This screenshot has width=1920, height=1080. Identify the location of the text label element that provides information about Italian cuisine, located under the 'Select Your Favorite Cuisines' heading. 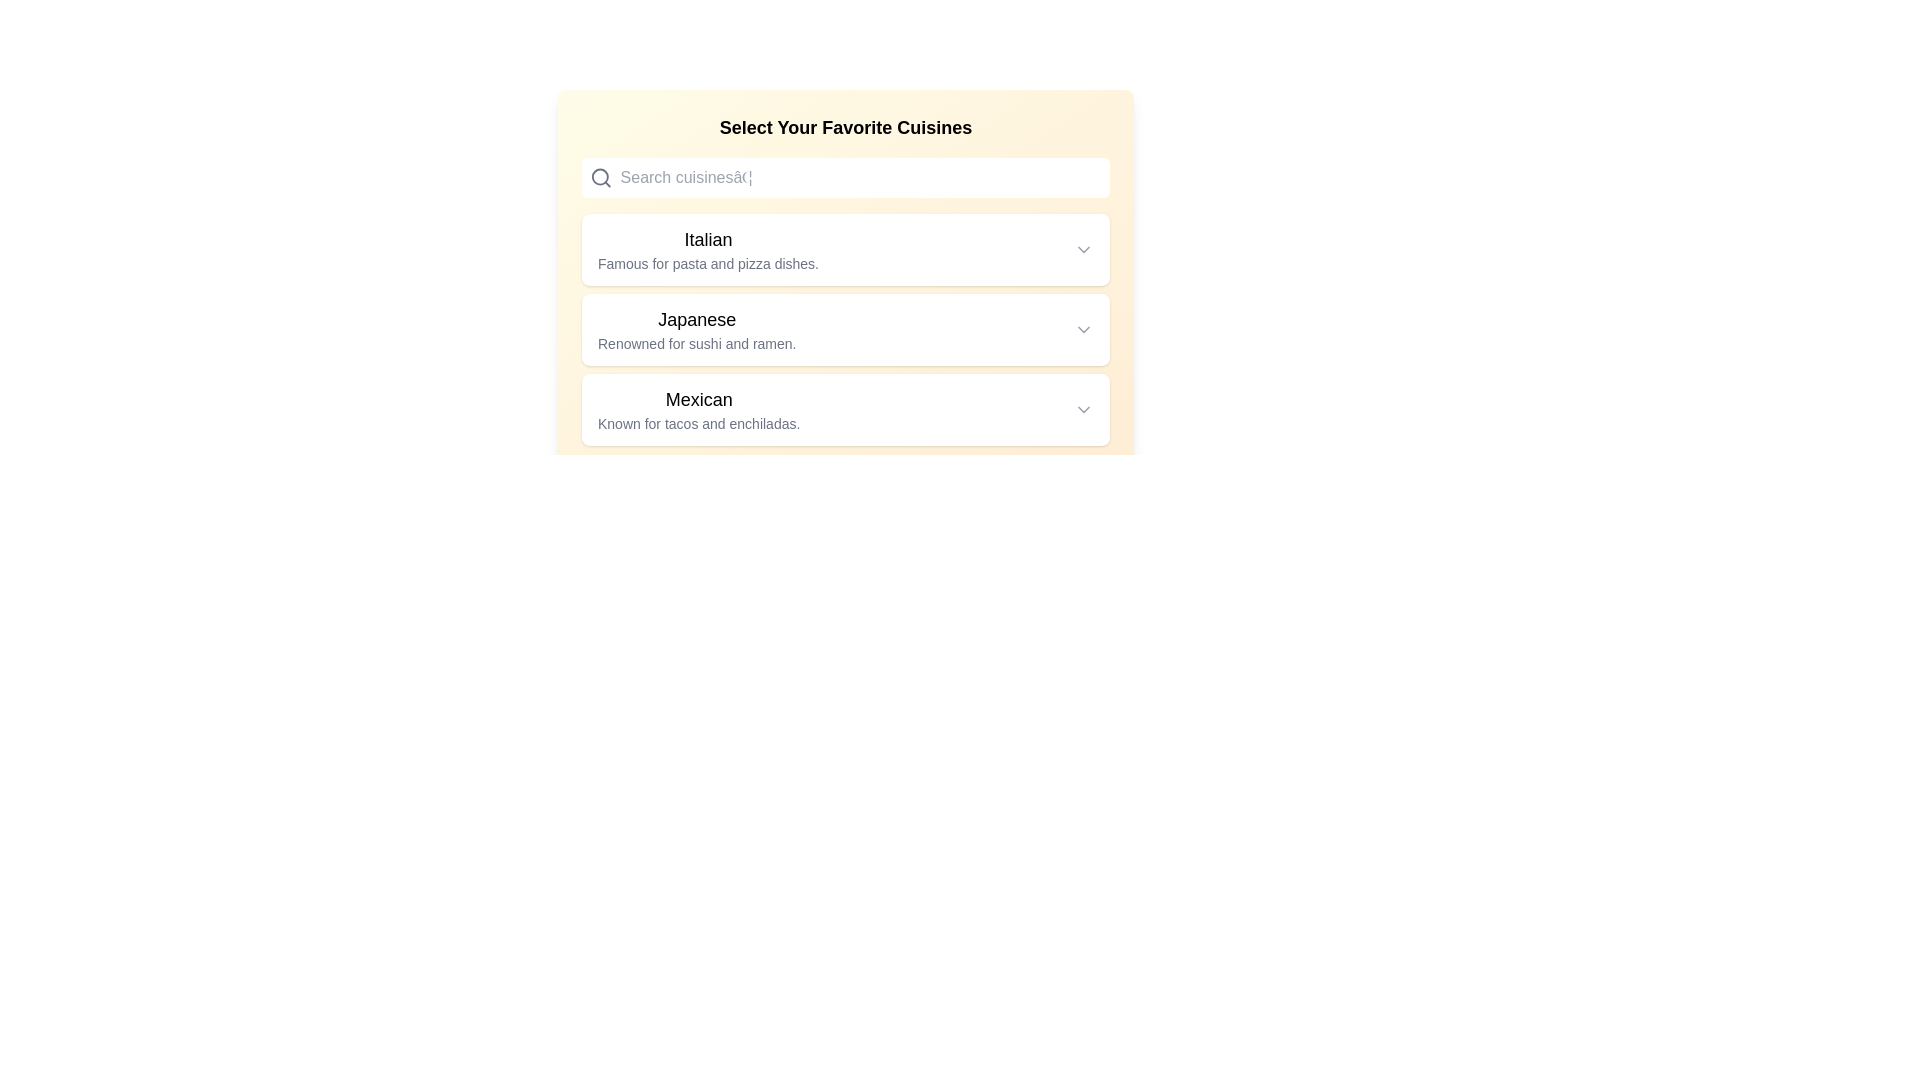
(708, 249).